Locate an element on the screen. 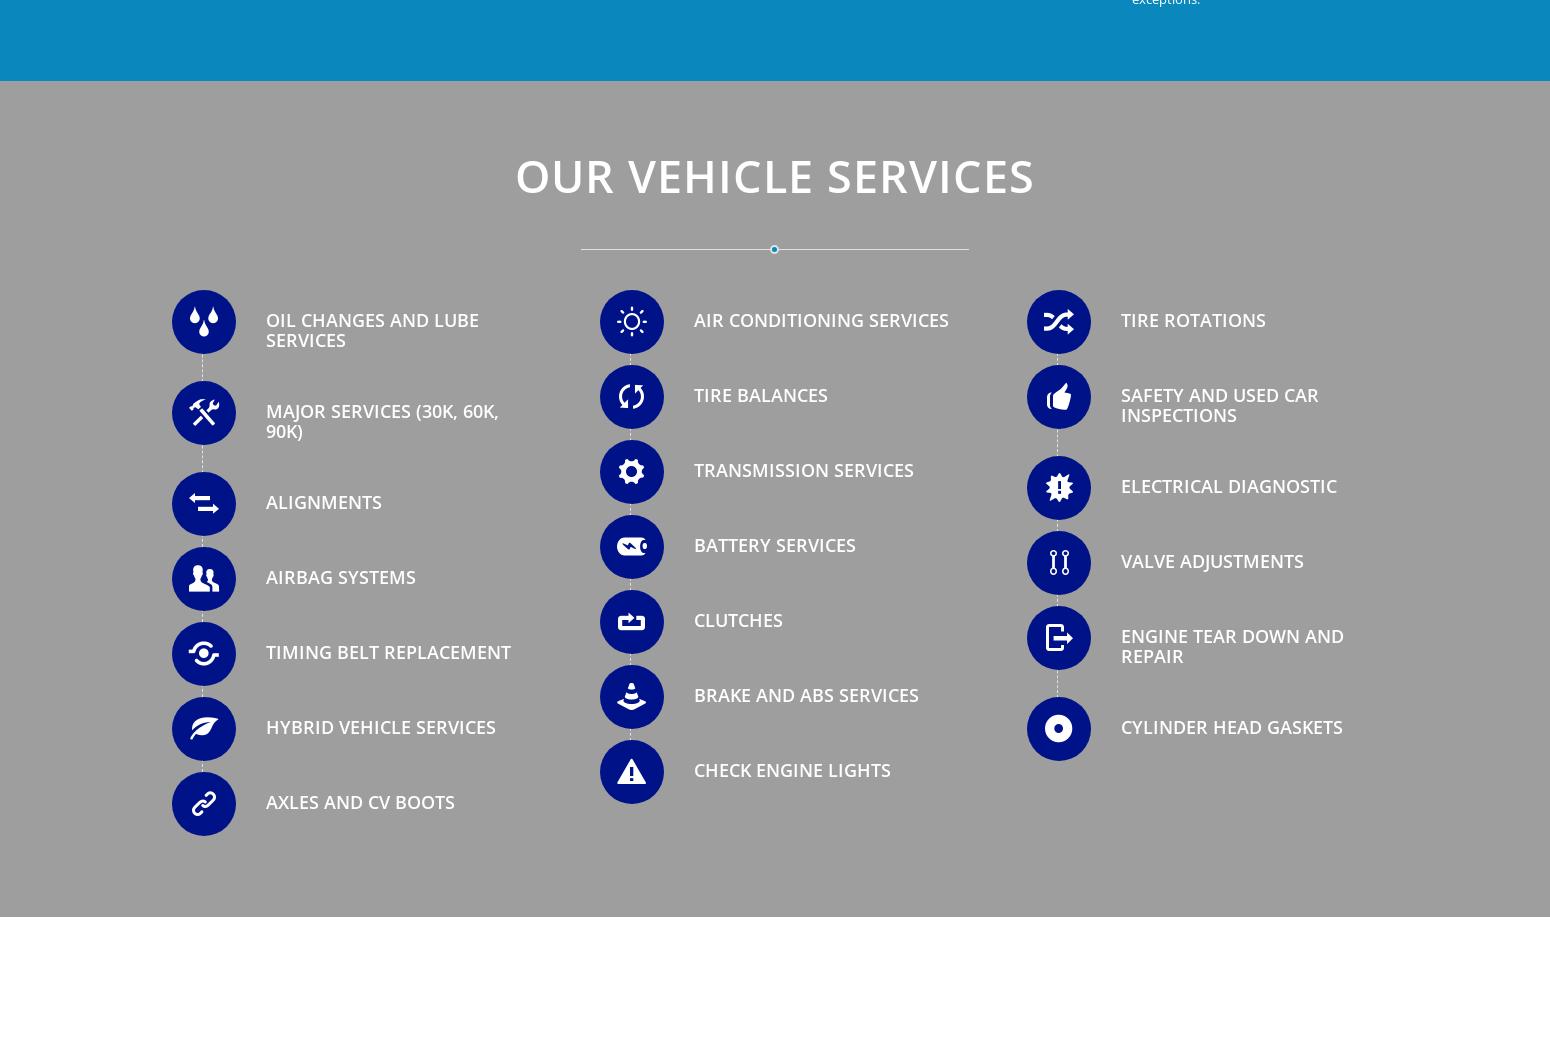 The width and height of the screenshot is (1550, 1041). 'Hybrid Vehicle Services' is located at coordinates (379, 724).